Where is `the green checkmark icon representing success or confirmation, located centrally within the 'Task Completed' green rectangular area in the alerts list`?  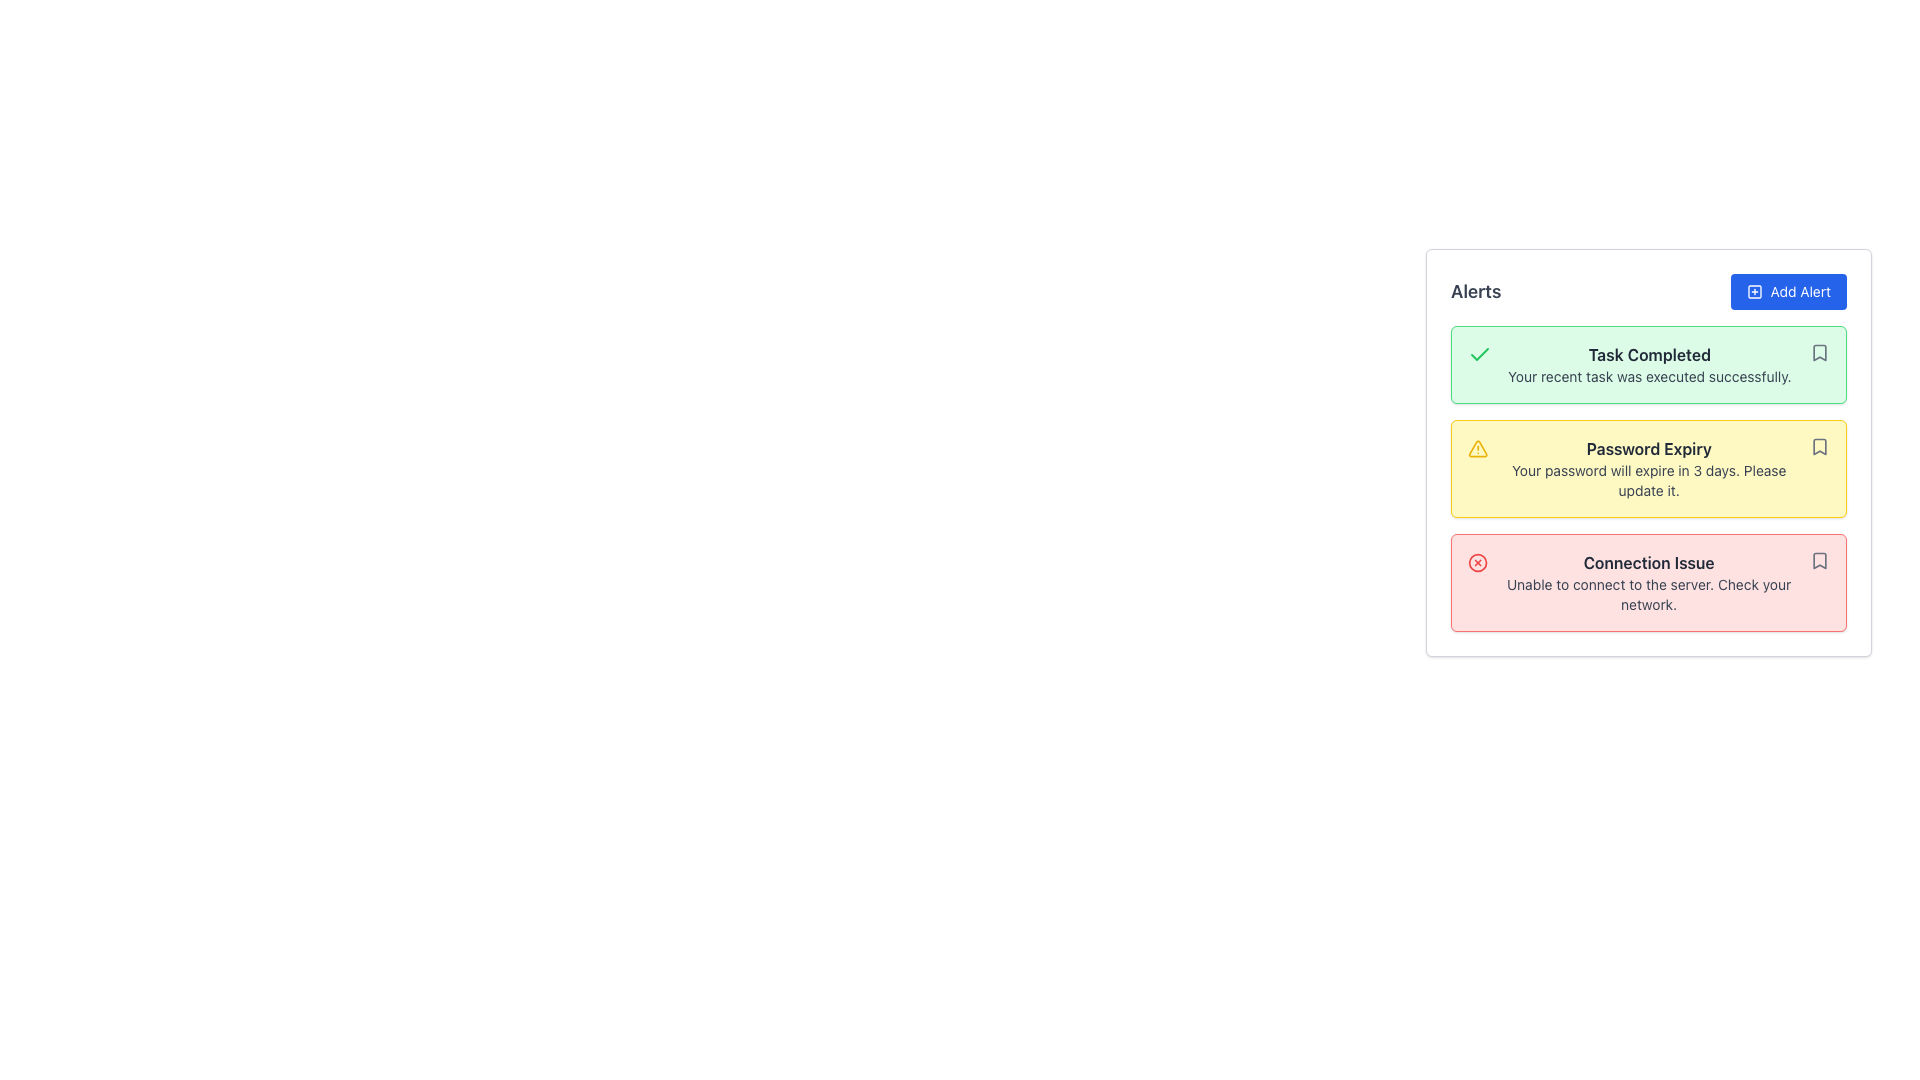
the green checkmark icon representing success or confirmation, located centrally within the 'Task Completed' green rectangular area in the alerts list is located at coordinates (1479, 353).